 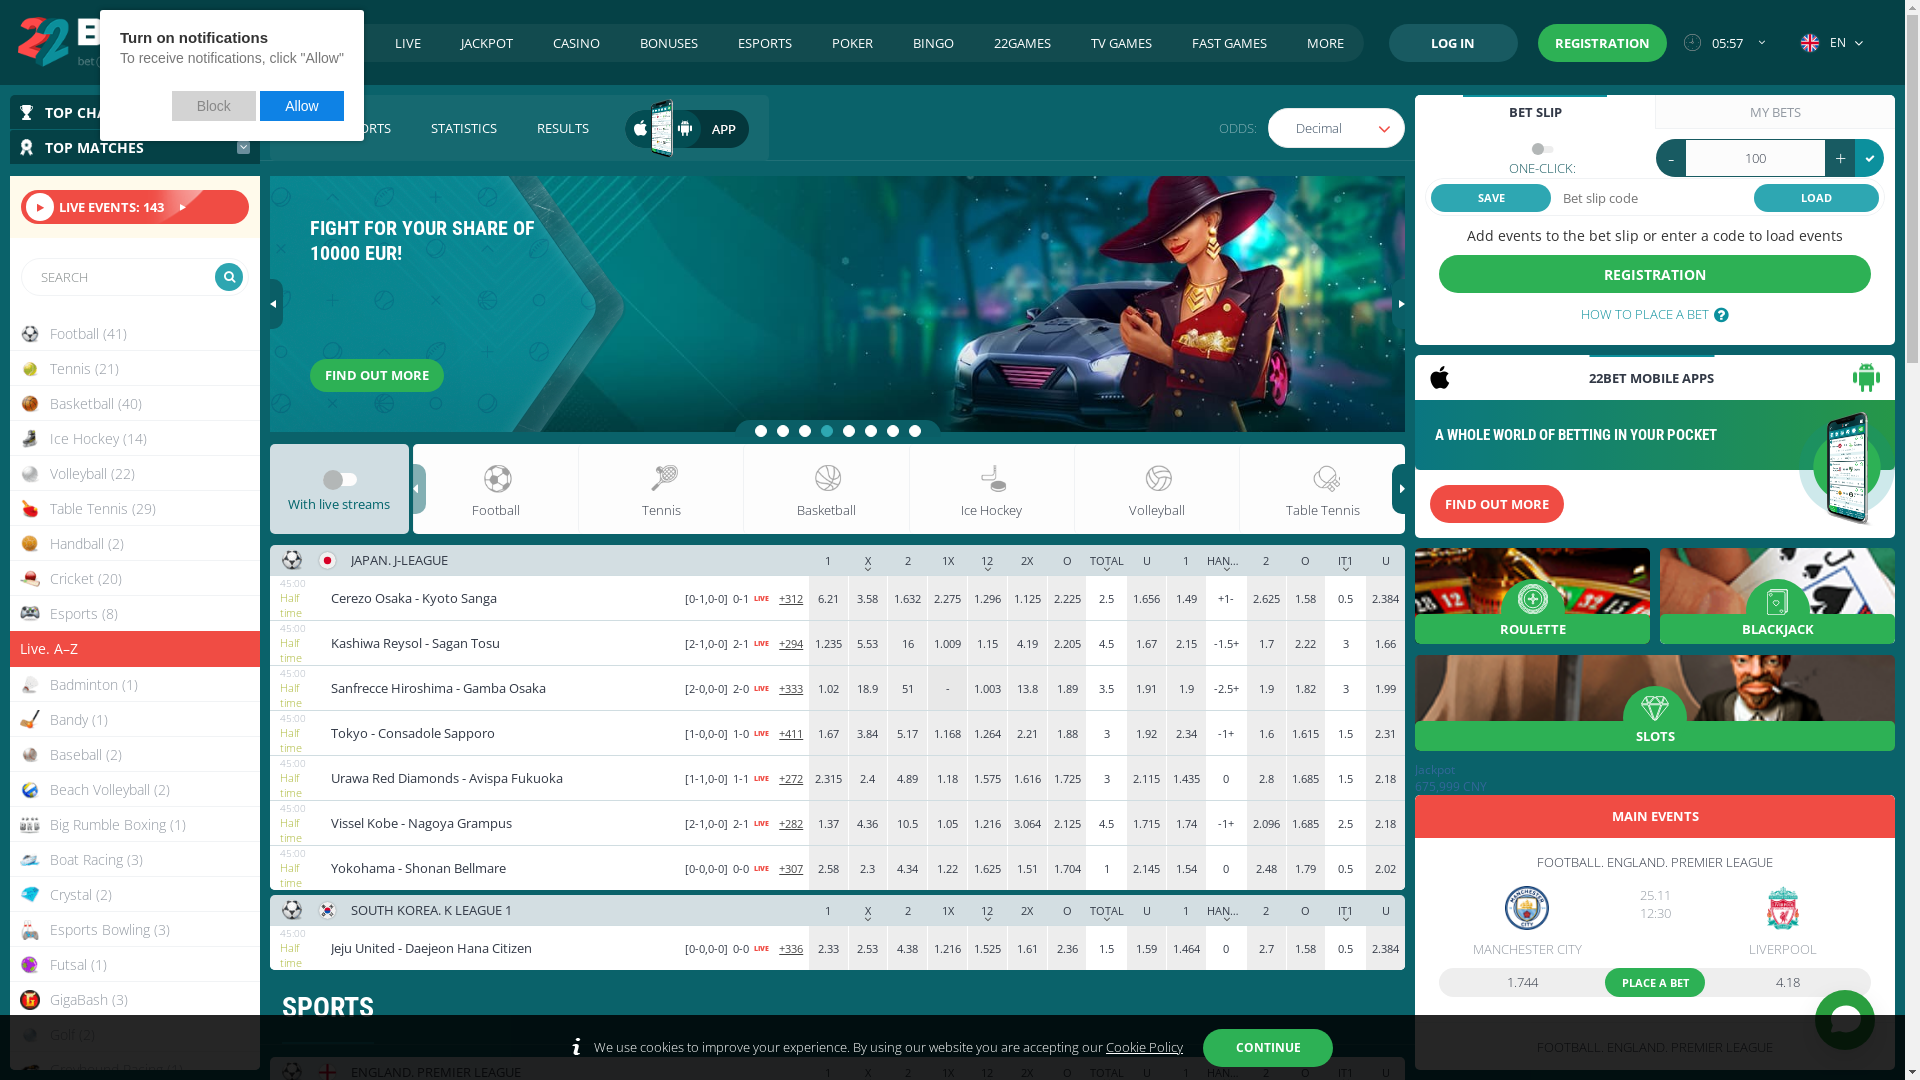 What do you see at coordinates (133, 368) in the screenshot?
I see `'Tennis` at bounding box center [133, 368].